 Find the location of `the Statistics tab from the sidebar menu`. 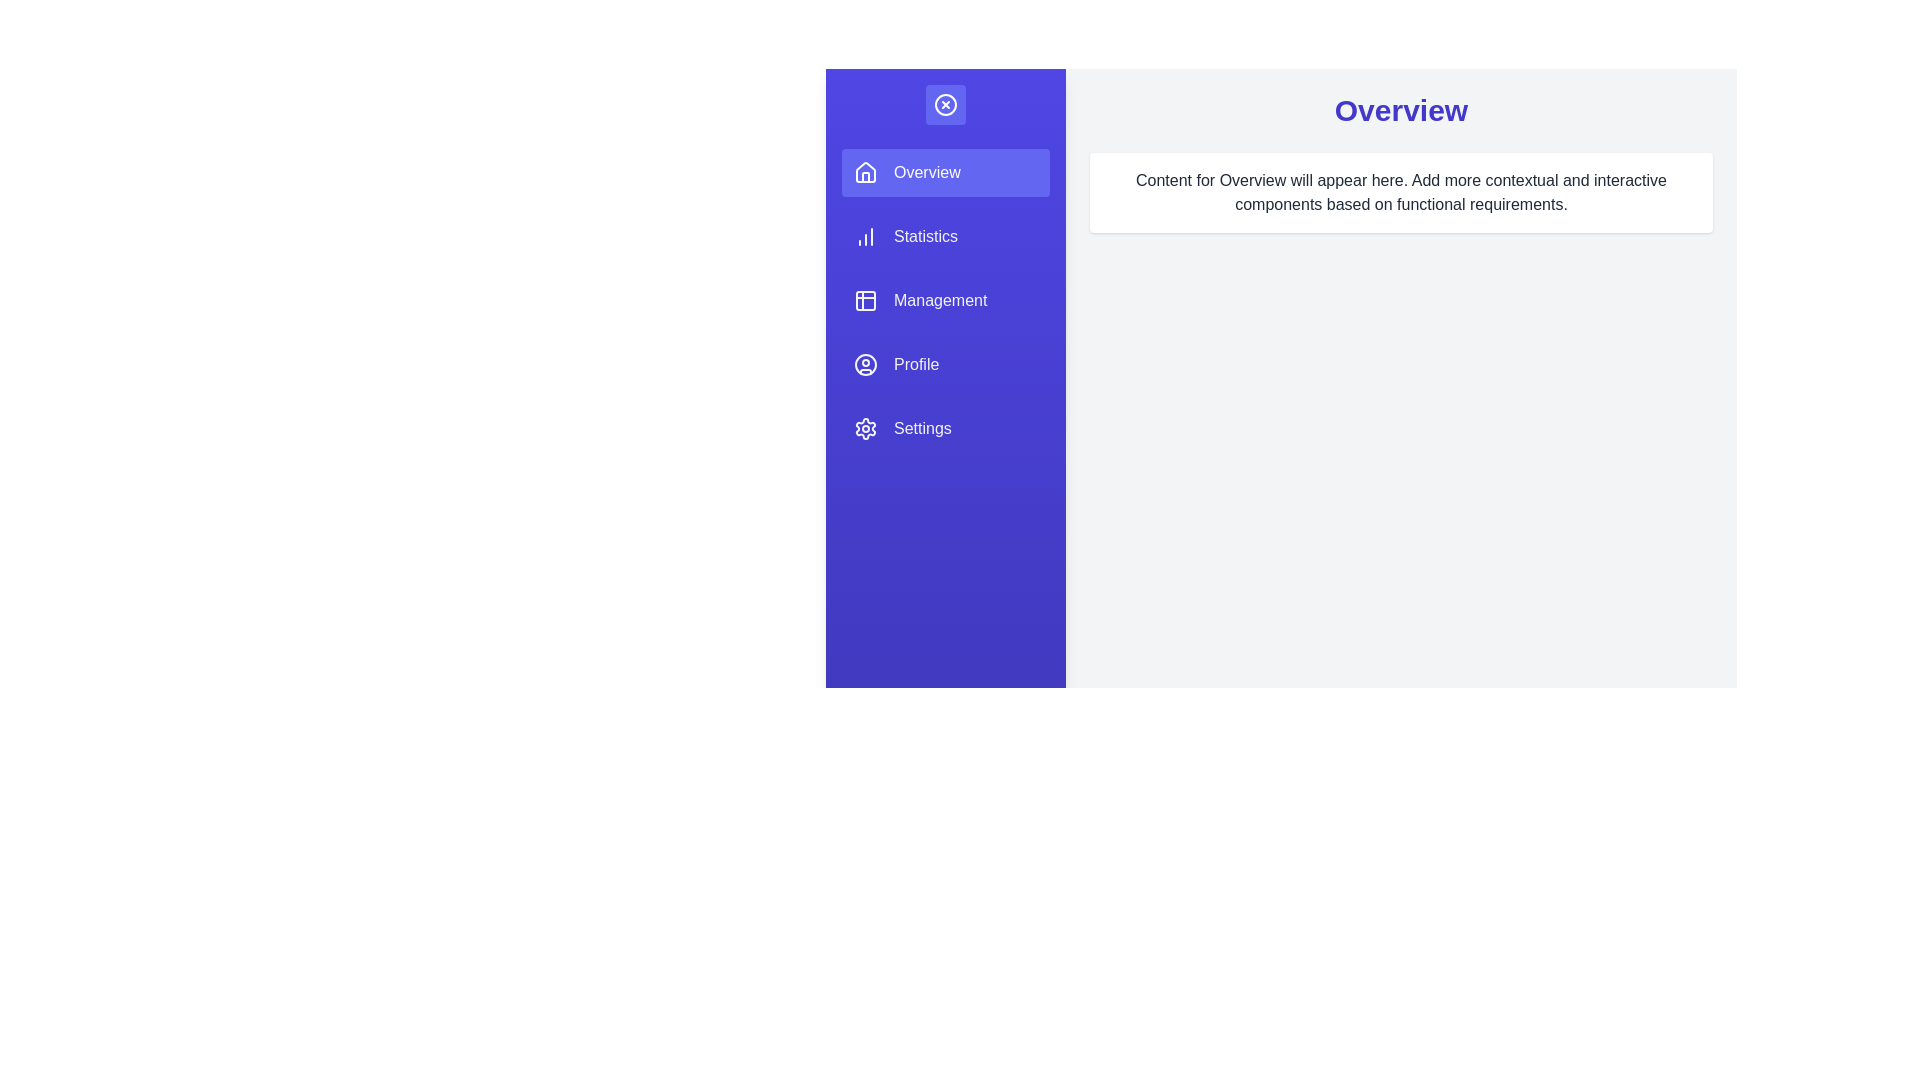

the Statistics tab from the sidebar menu is located at coordinates (944, 235).